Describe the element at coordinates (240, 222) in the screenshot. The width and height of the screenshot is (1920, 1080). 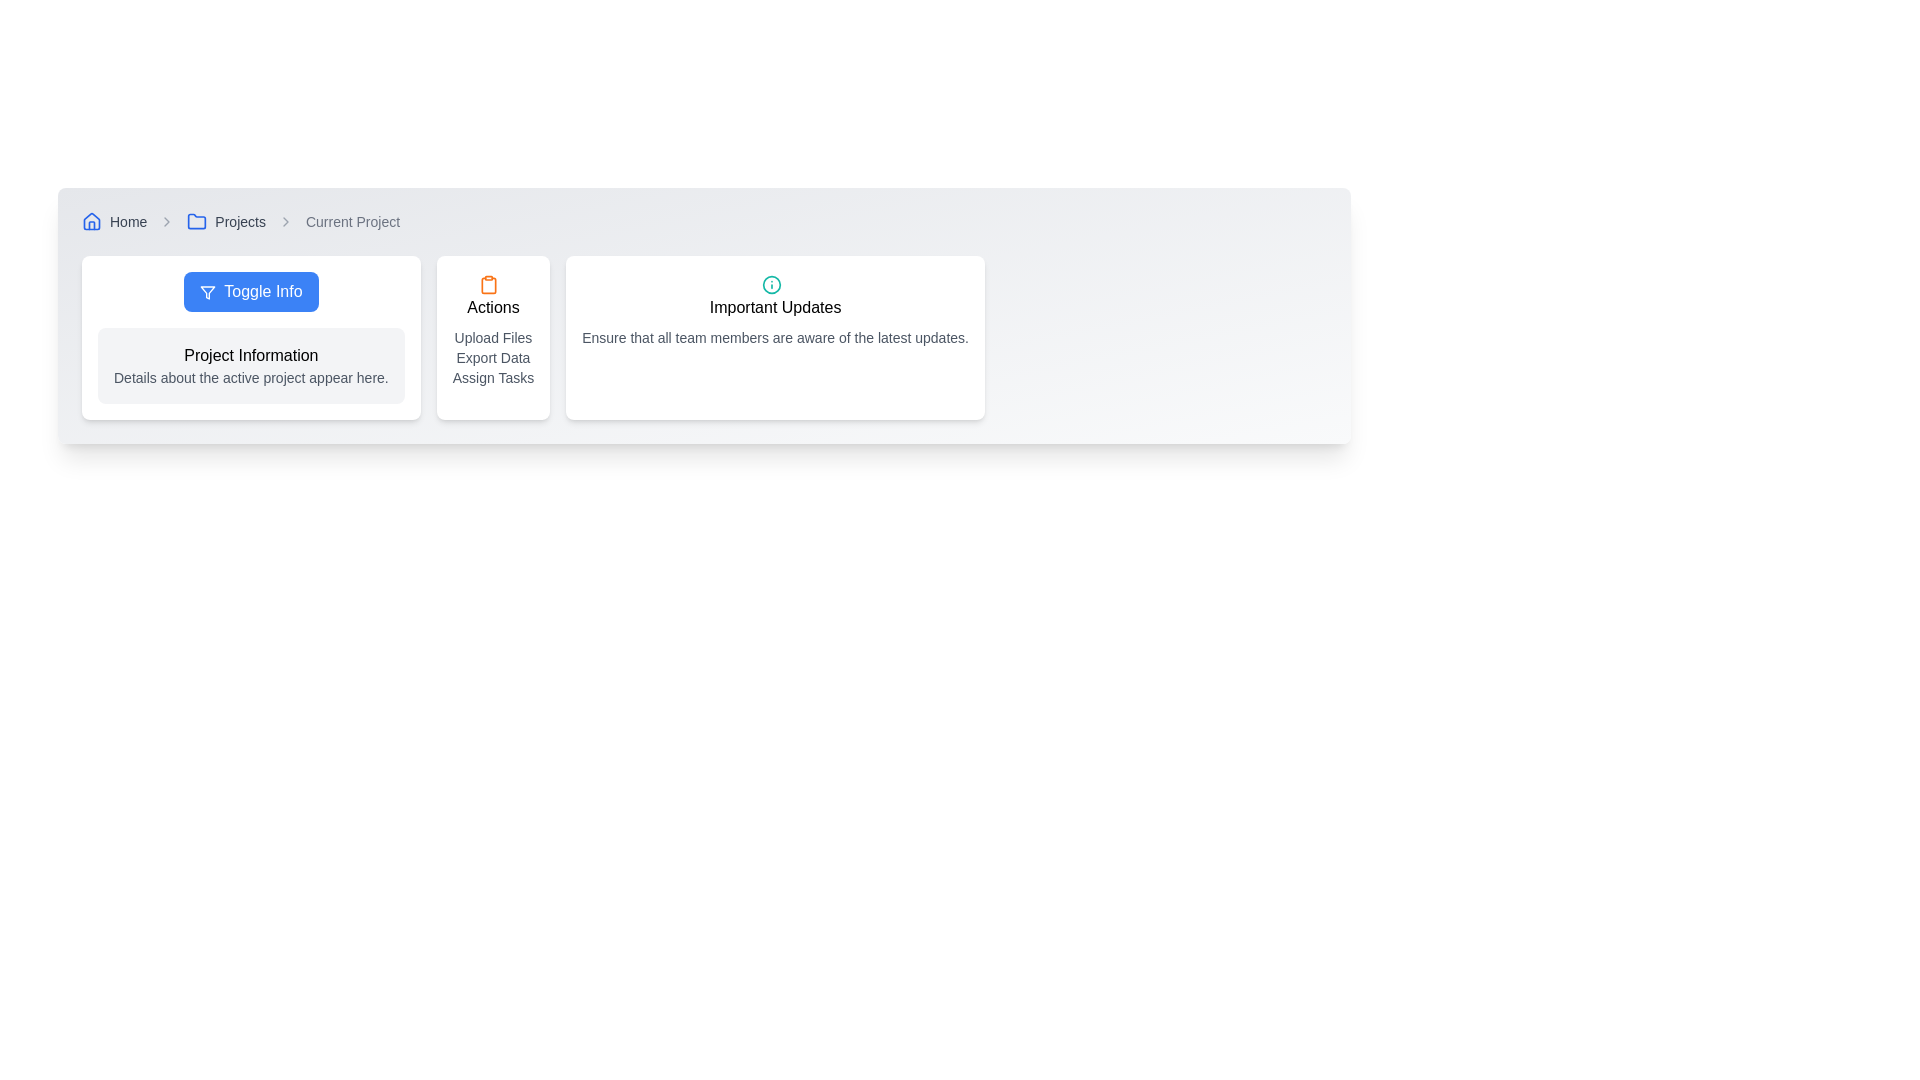
I see `the 'Projects' hyperlink in the breadcrumb navigation bar` at that location.